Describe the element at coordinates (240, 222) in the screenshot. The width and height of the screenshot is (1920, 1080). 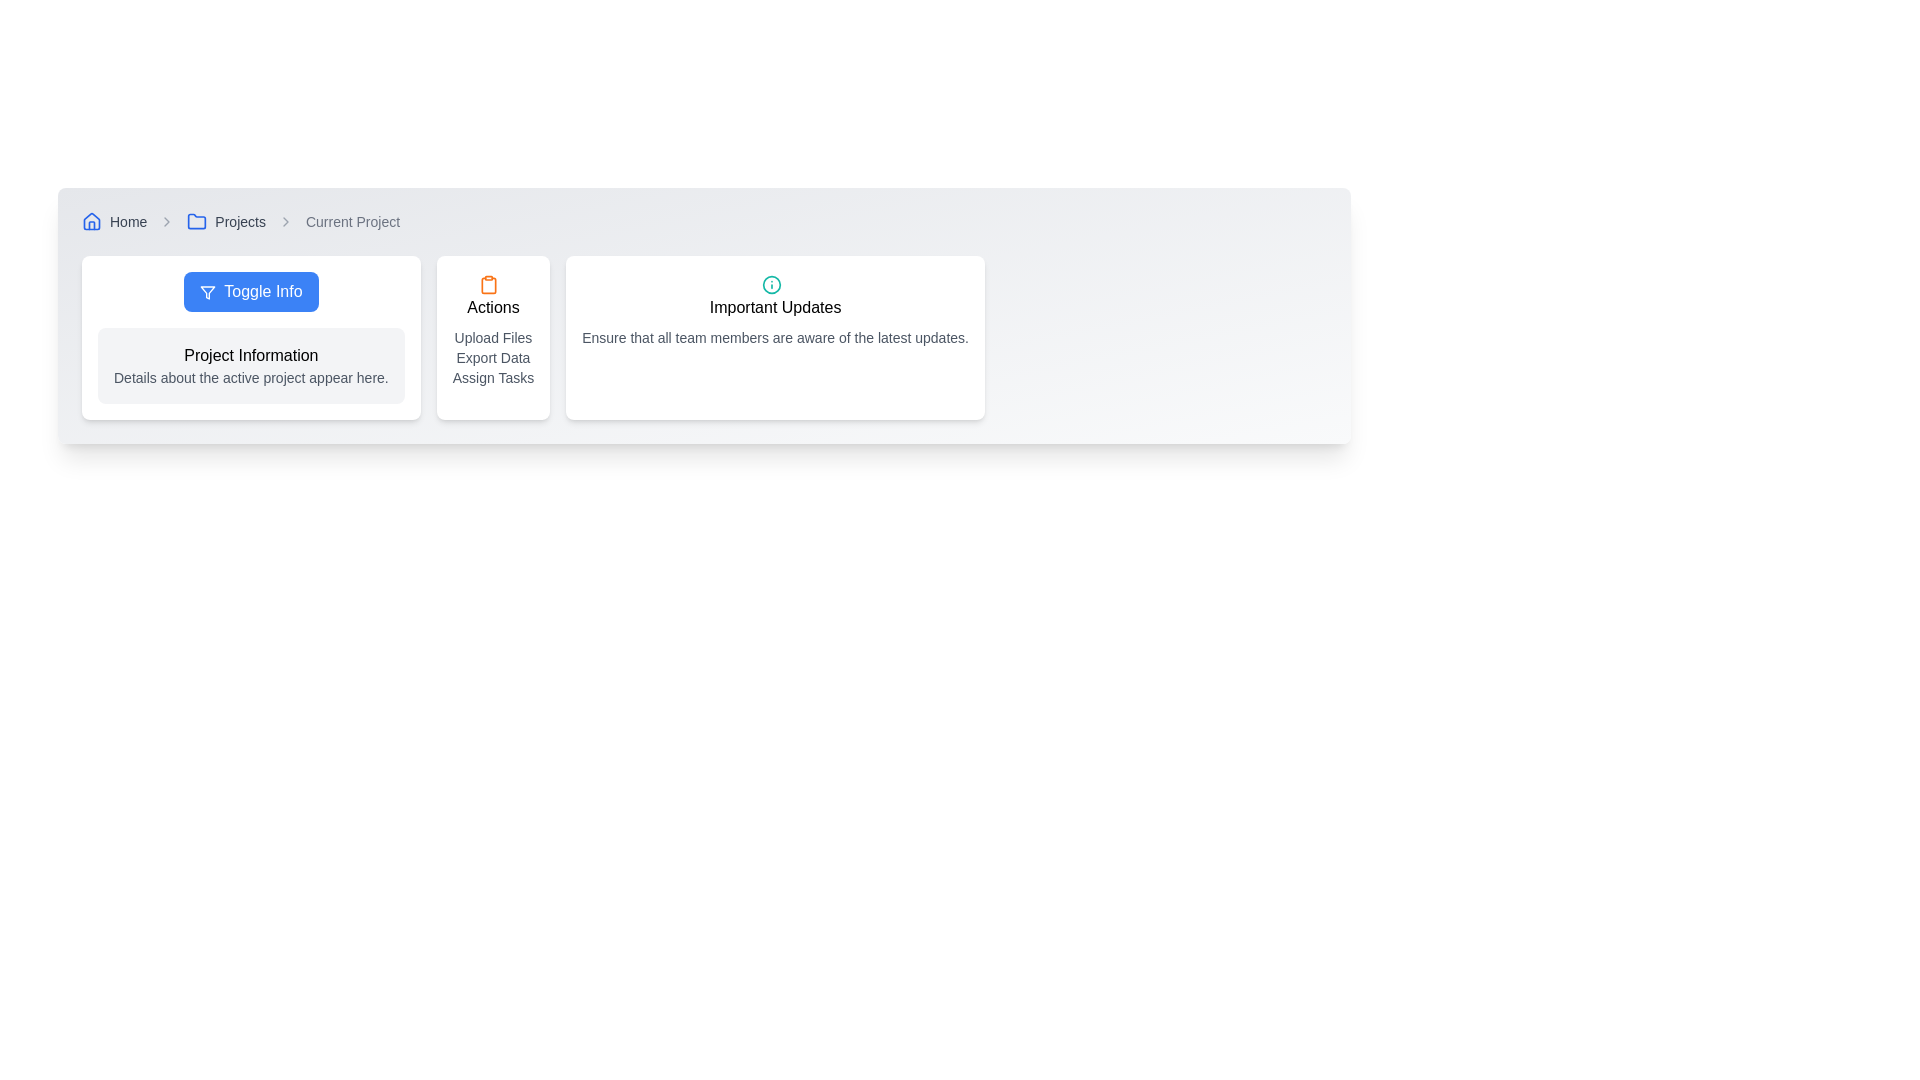
I see `the 'Projects' hyperlink in the breadcrumb navigation bar` at that location.